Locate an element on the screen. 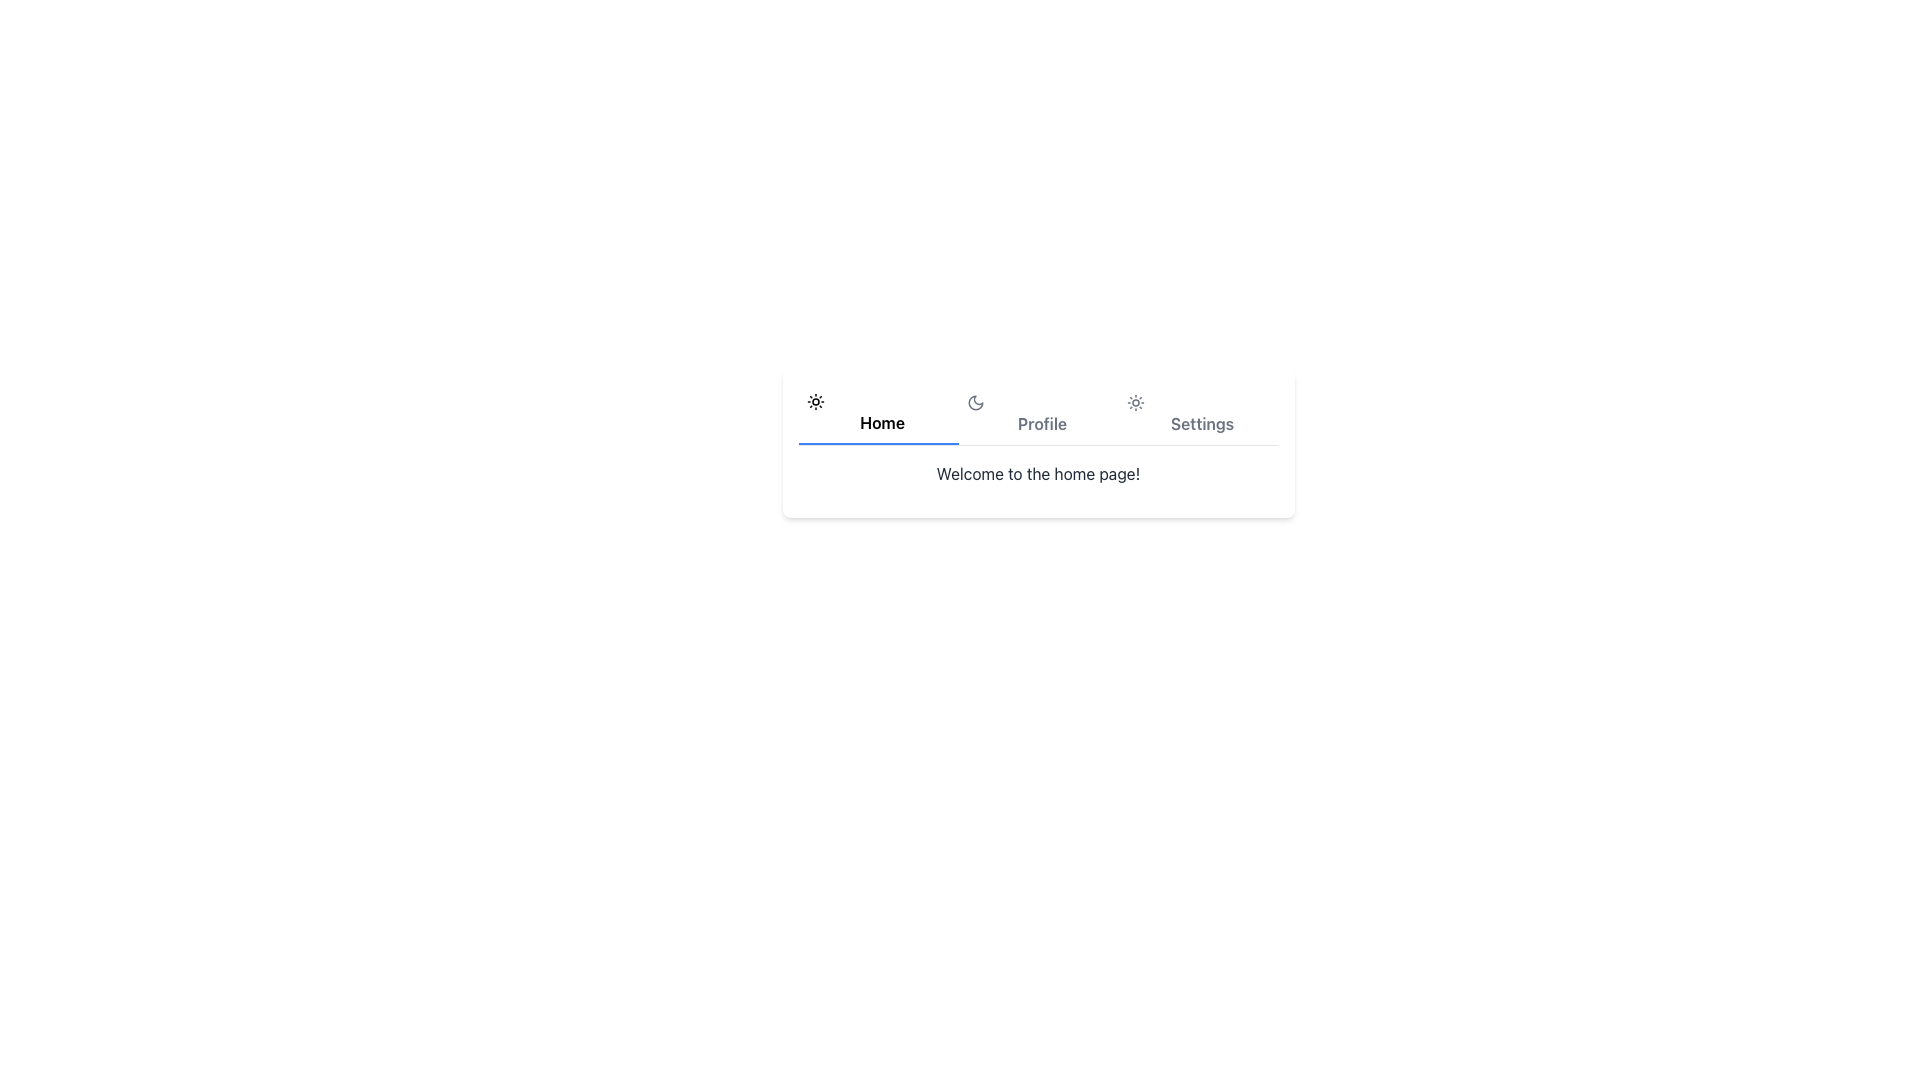 The height and width of the screenshot is (1080, 1920). the 'Settings' label in the navigation bar to potentially trigger a tooltip or style change is located at coordinates (1201, 423).